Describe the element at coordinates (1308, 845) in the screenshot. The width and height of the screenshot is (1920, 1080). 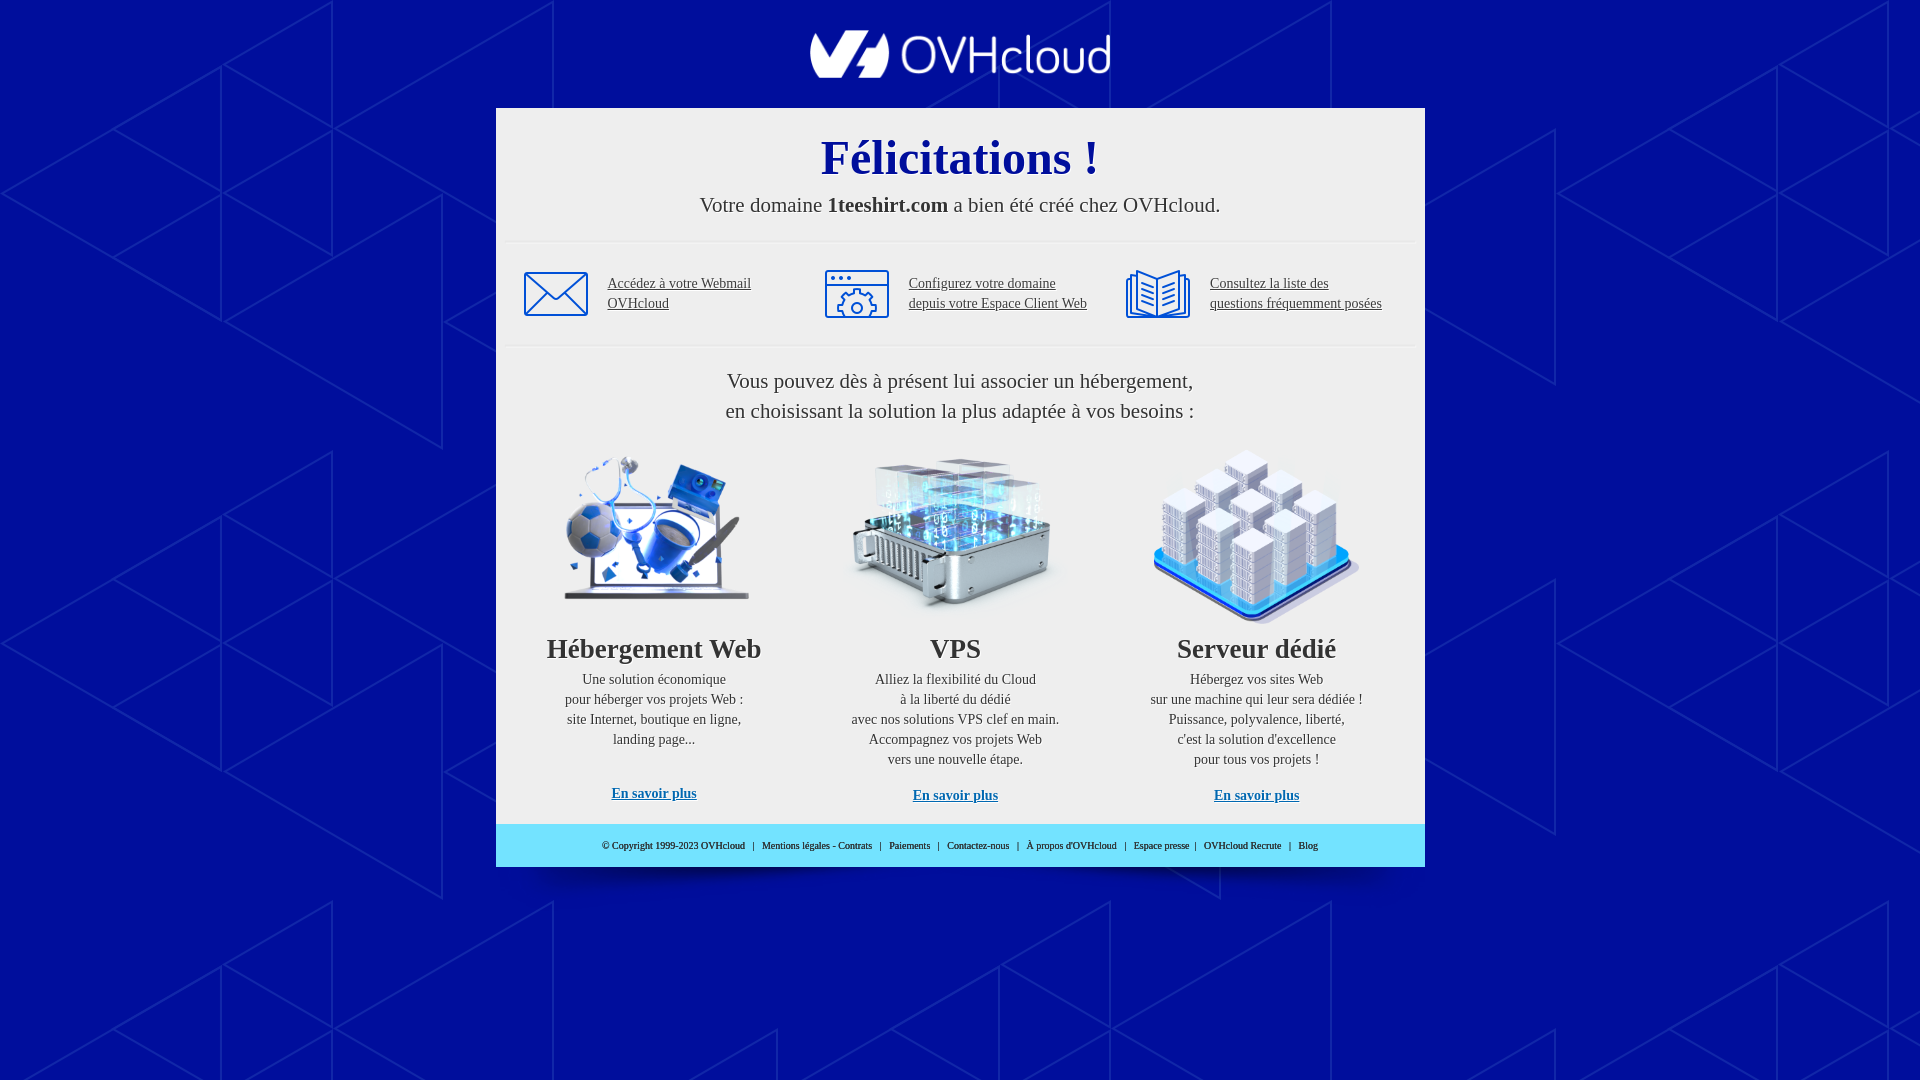
I see `'Blog'` at that location.